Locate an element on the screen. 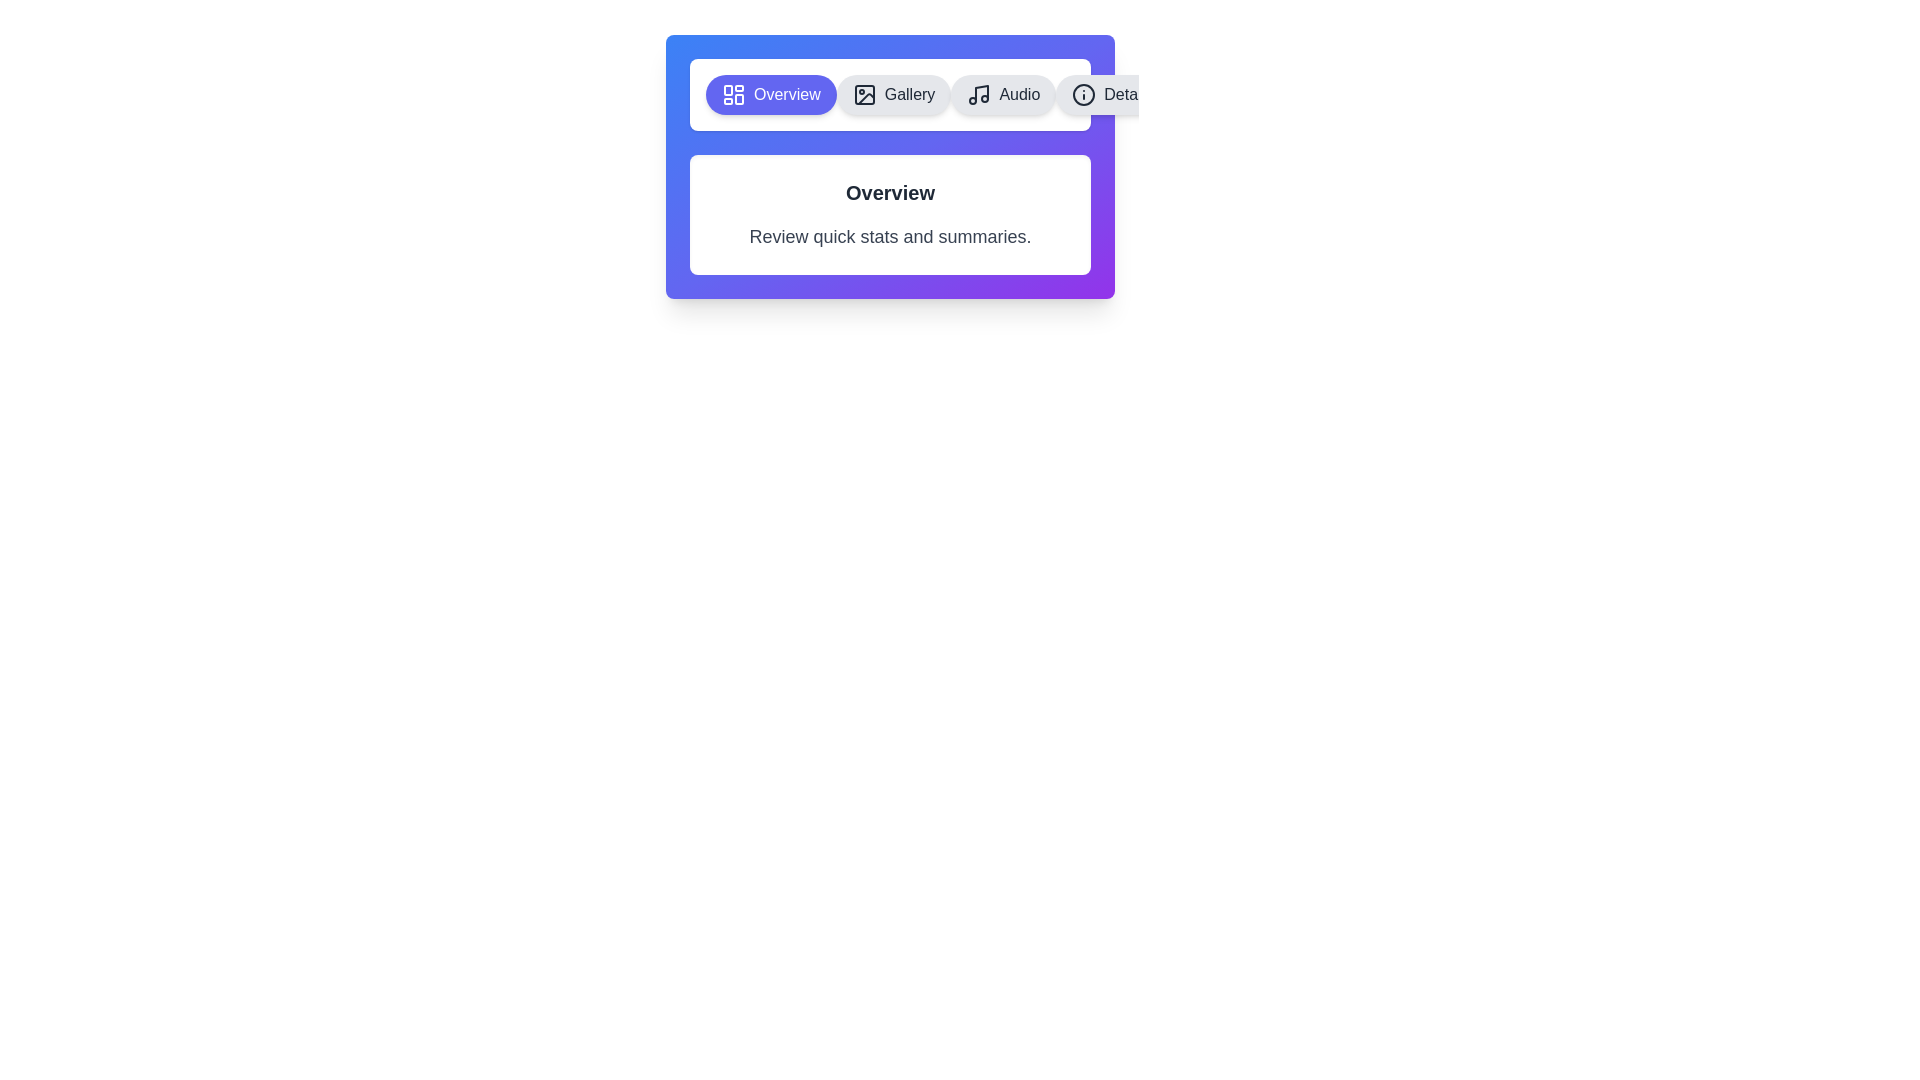 The image size is (1920, 1080). the Gallery tab is located at coordinates (892, 95).